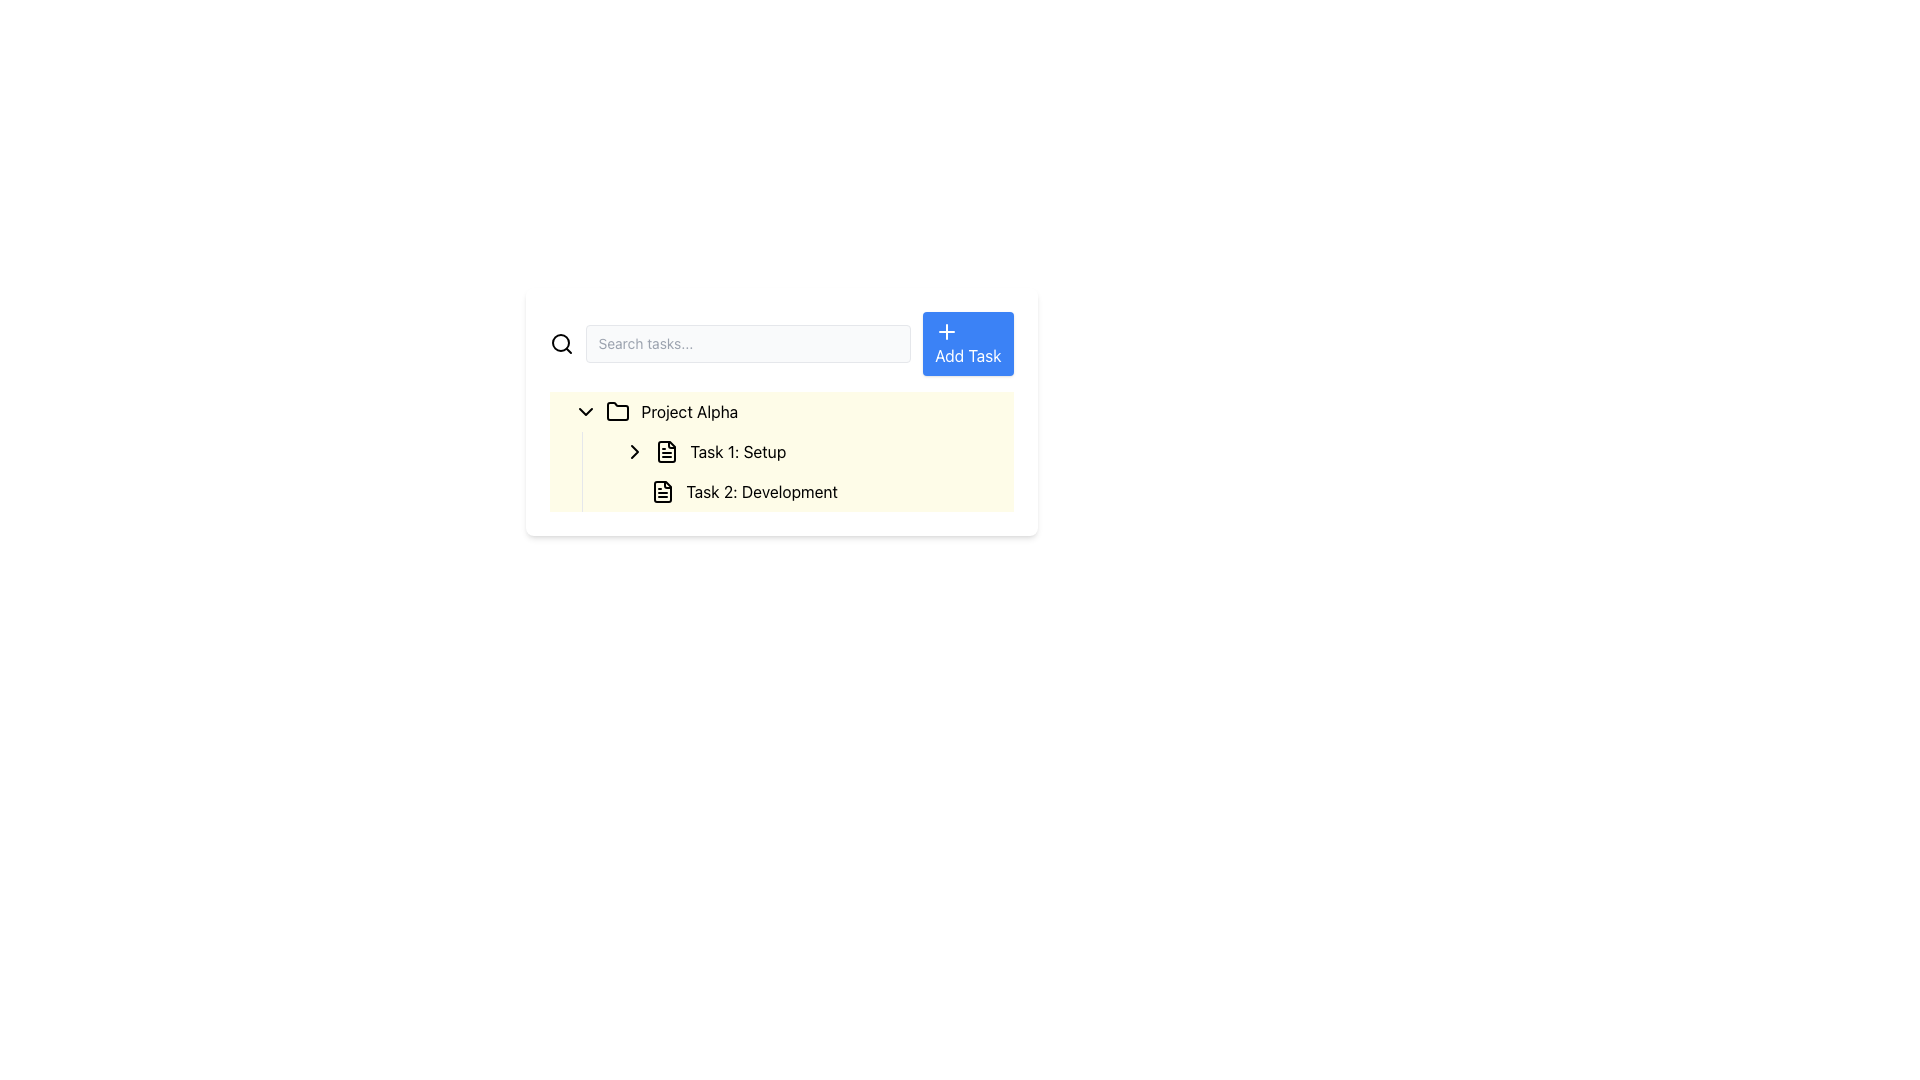 Image resolution: width=1920 pixels, height=1080 pixels. Describe the element at coordinates (666, 451) in the screenshot. I see `the first document icon representing the file type associated with 'Task 1: Setup' located to the left of the text 'Task 1: Setup' under 'Project Alpha'` at that location.